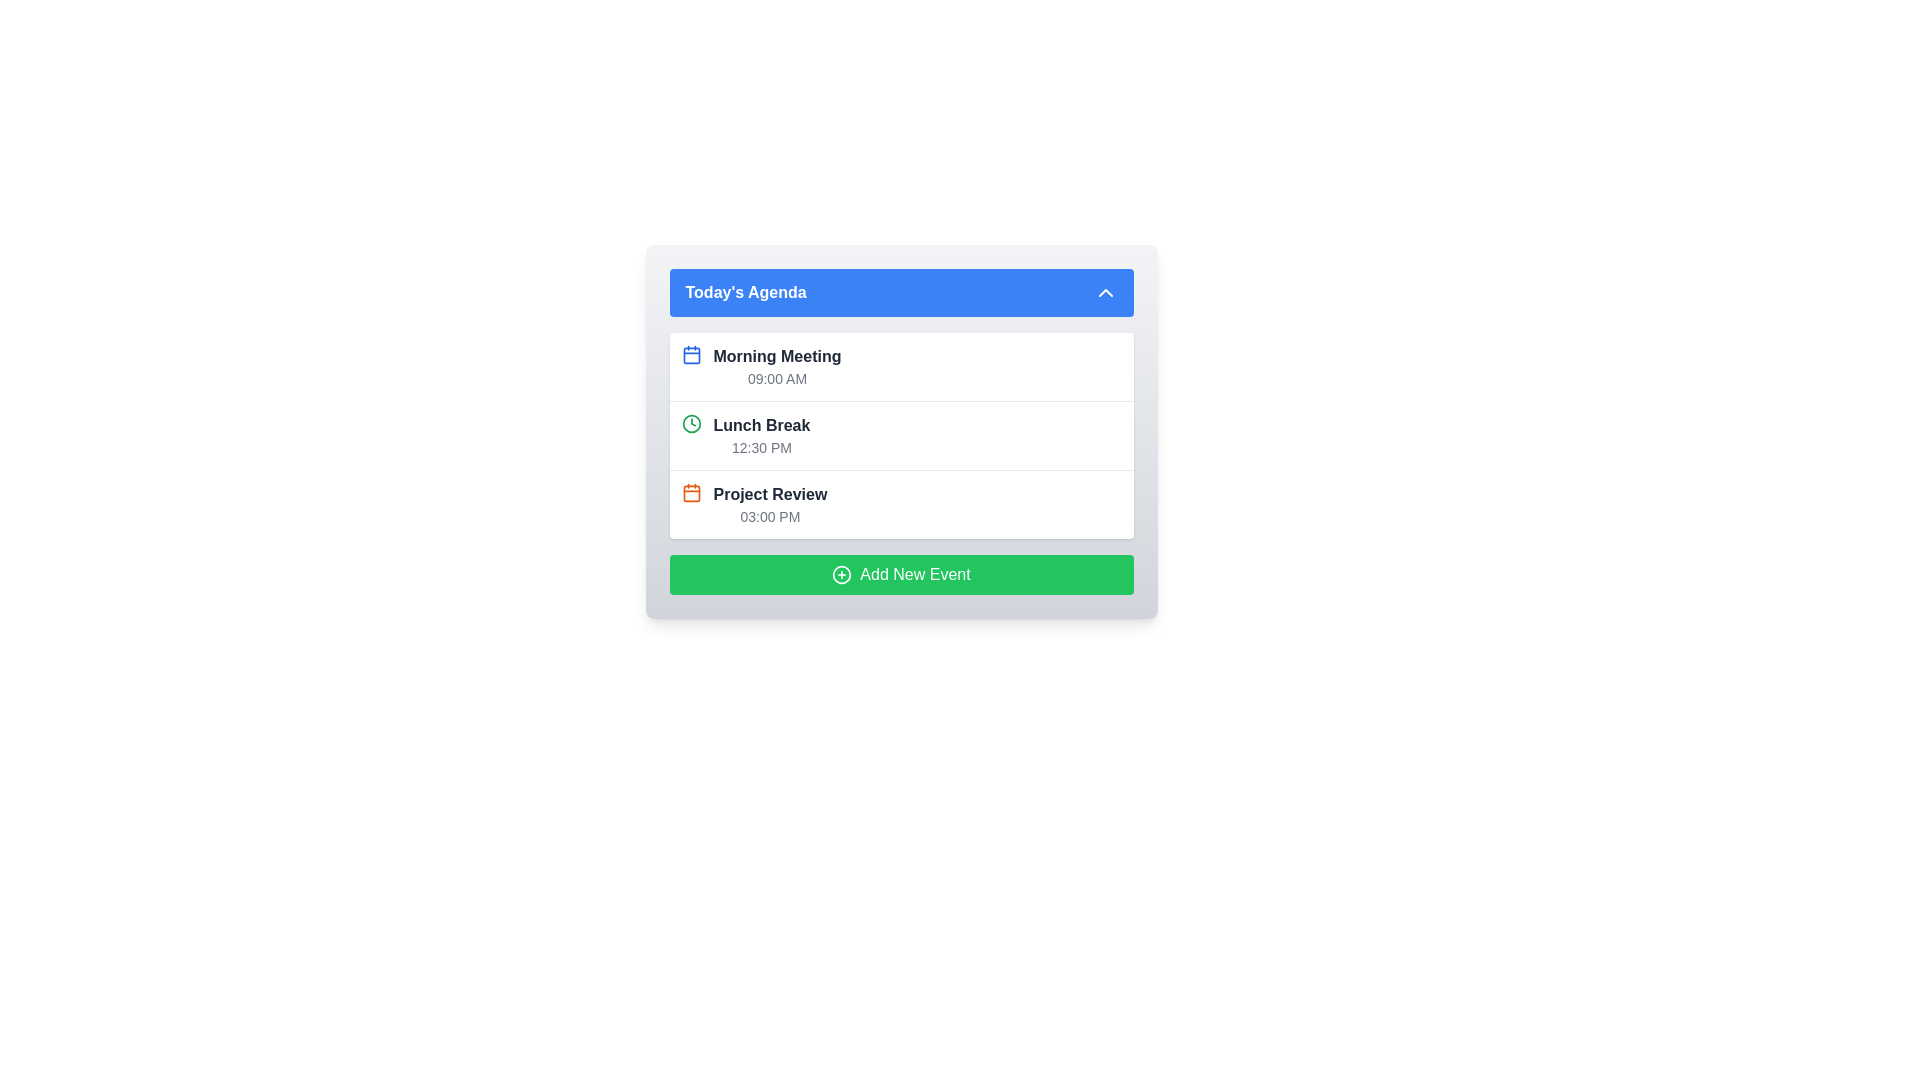 The image size is (1920, 1080). I want to click on the text label displaying '09:00 AM', which is styled with a gray font and positioned beneath the 'Morning Meeting' label in the first row of the agenda list under the 'Today's Agenda' title bar, so click(776, 378).